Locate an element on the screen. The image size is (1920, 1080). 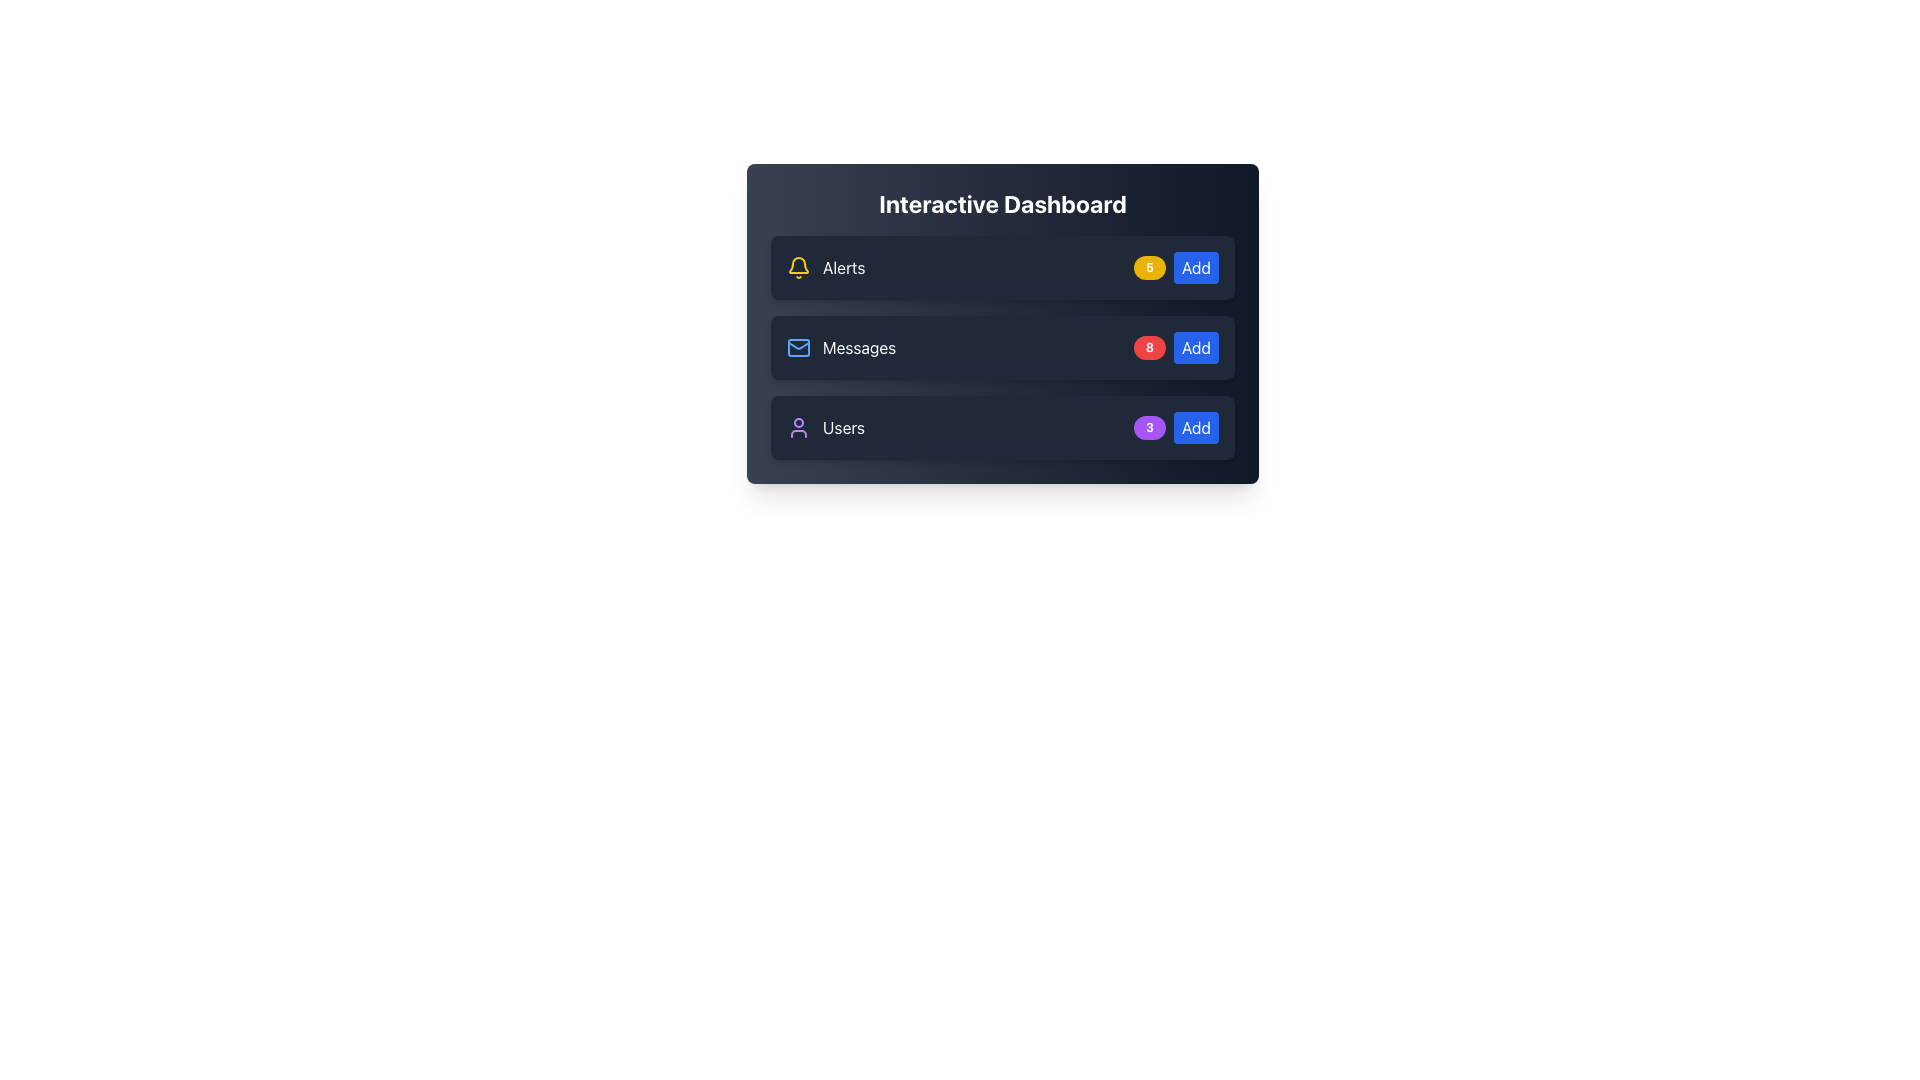
the user icon represented as an outlined silhouette of a person with a purple stroke color, located to the left of the 'Users' text in the third row of the dashboard interface for accessibility purposes is located at coordinates (797, 427).